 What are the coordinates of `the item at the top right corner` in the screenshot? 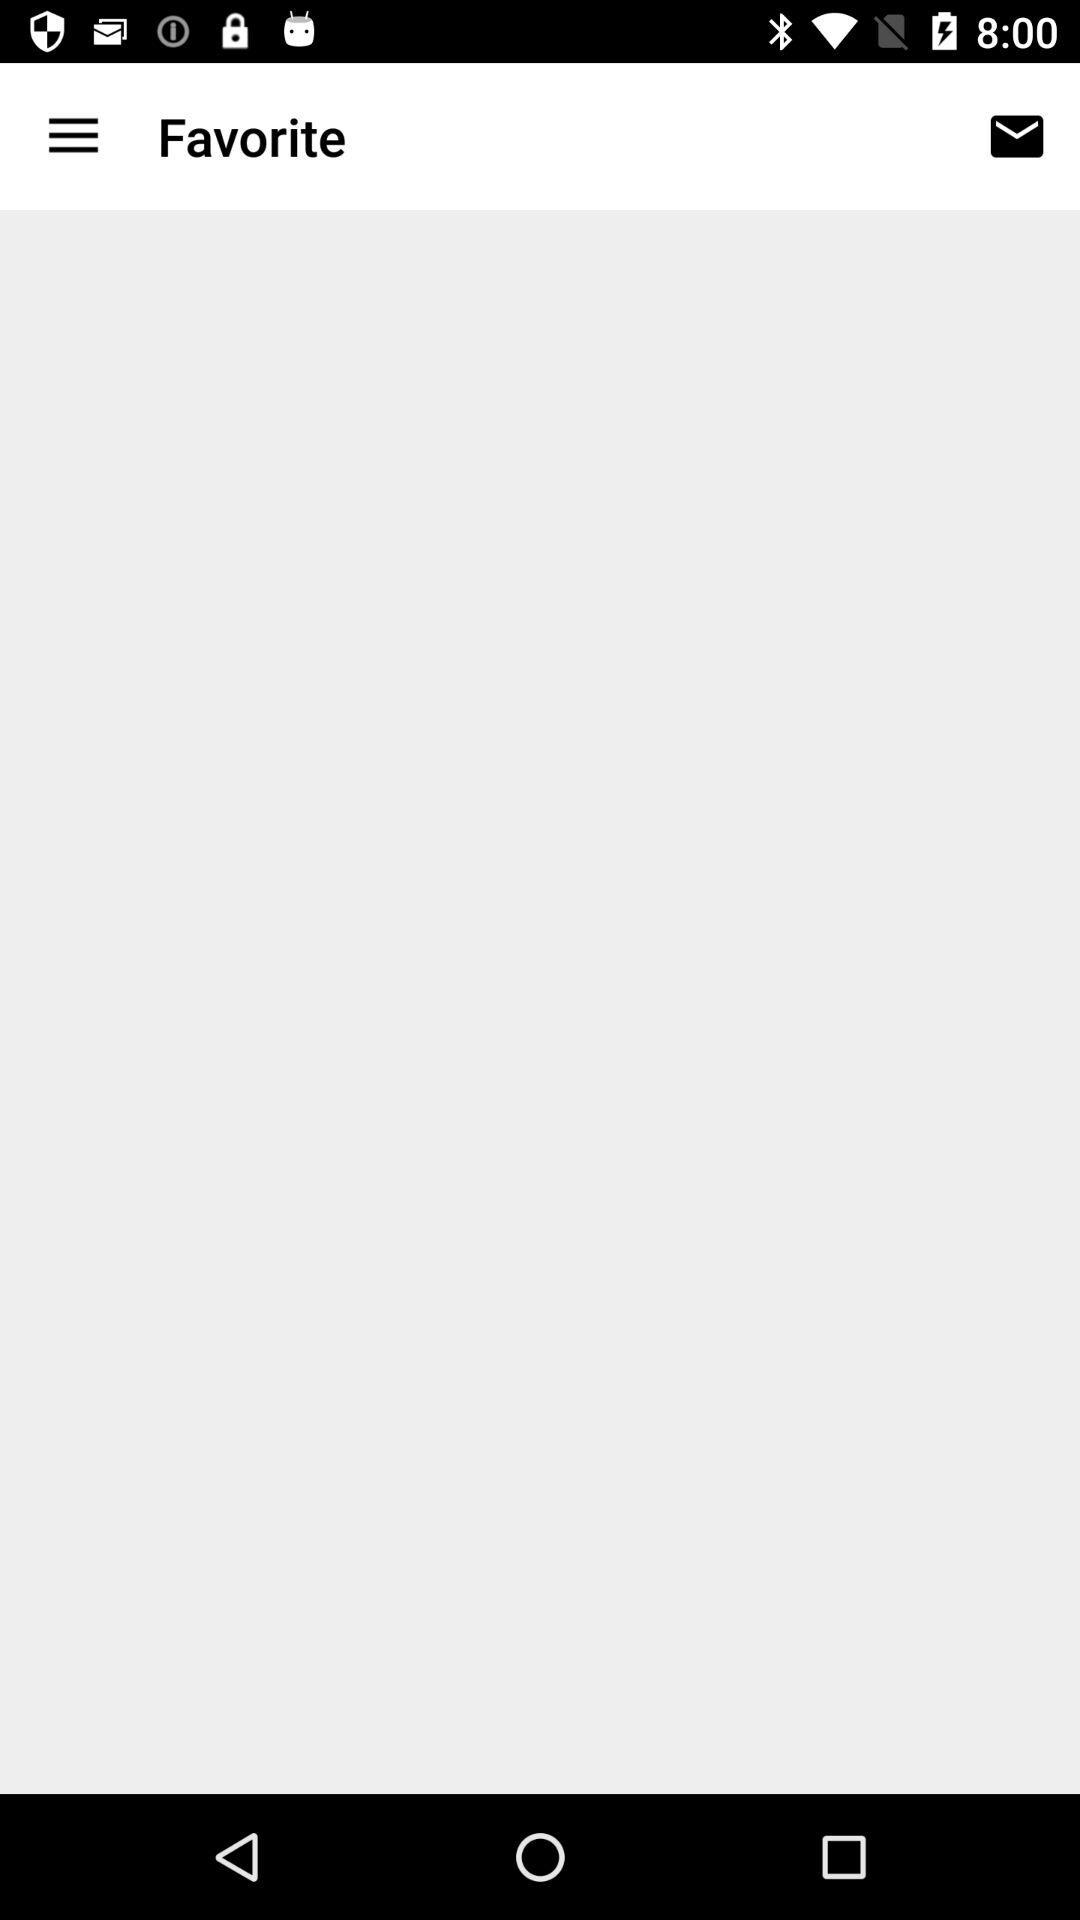 It's located at (1017, 135).